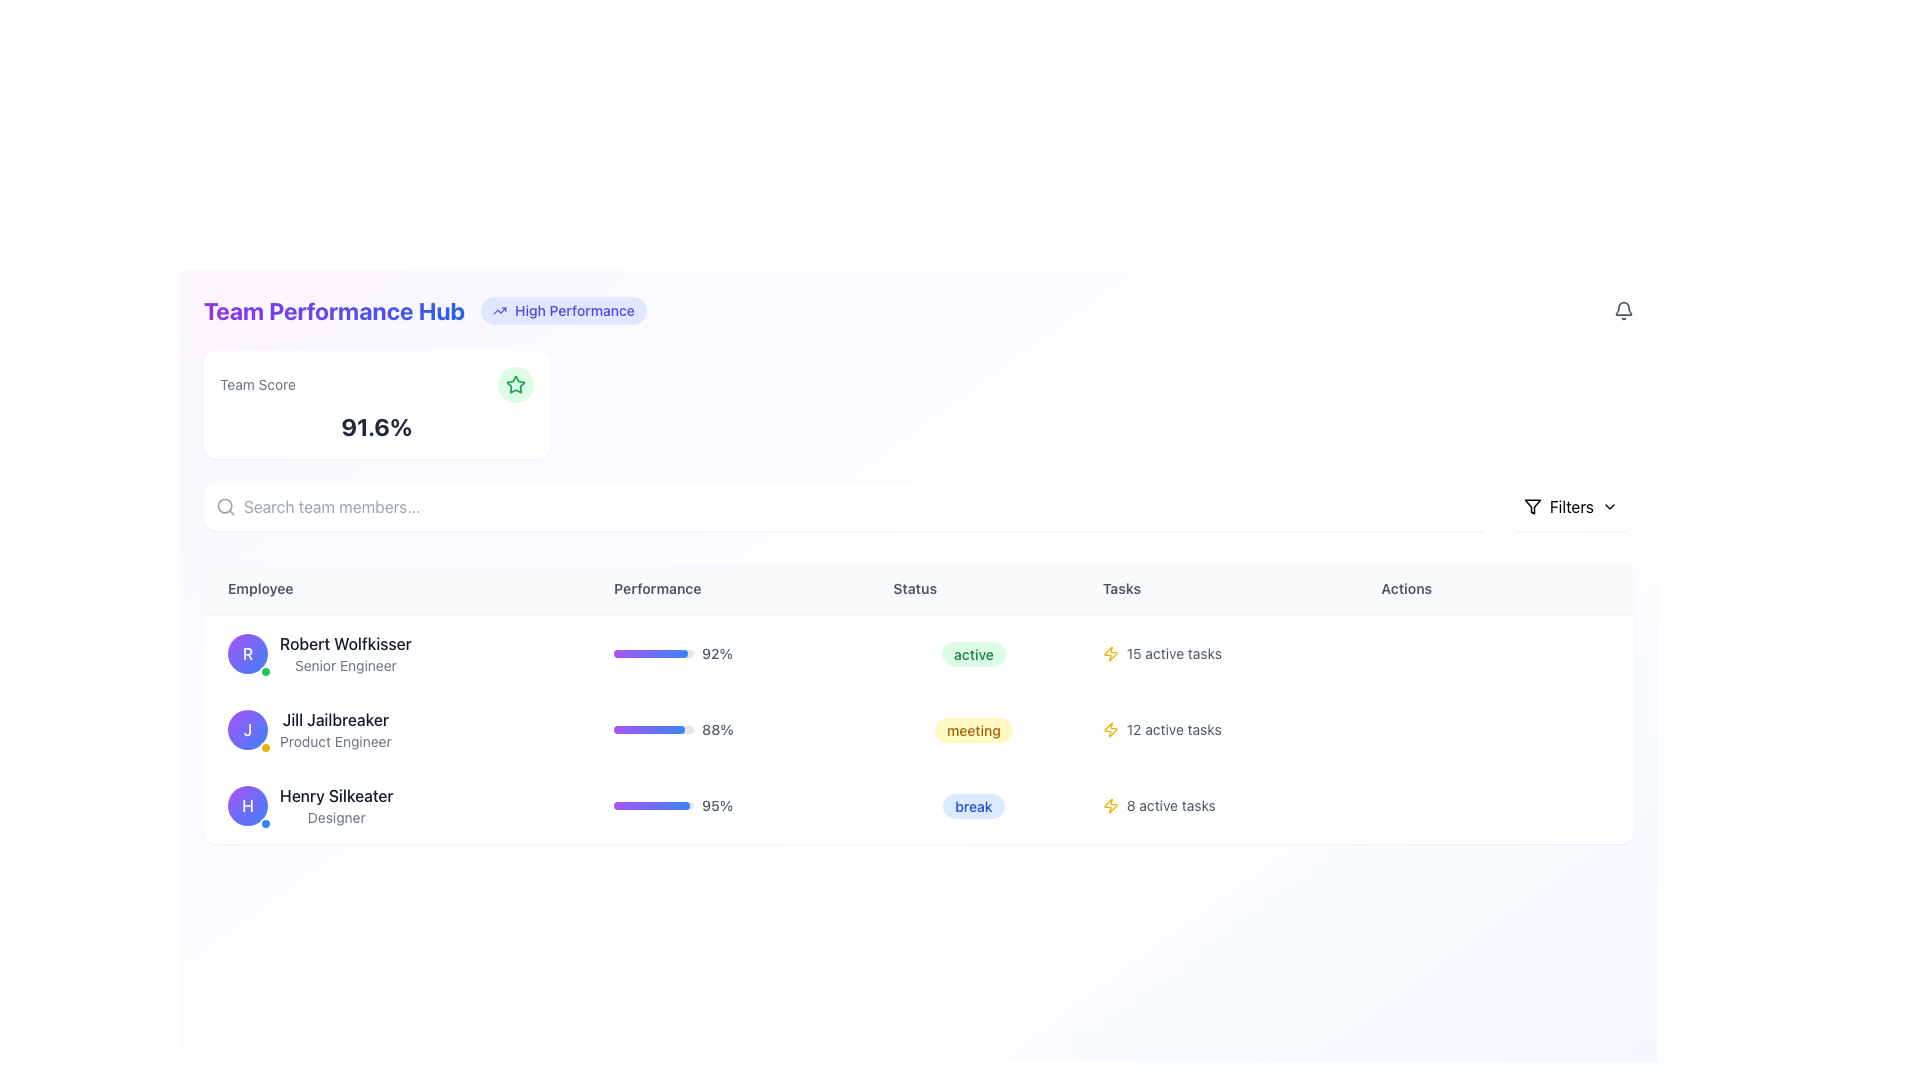  I want to click on the Progress indicator in the 'Performance' column of the third row, located under 'Henry Silkeater' in the 'Employee' column, so click(728, 805).